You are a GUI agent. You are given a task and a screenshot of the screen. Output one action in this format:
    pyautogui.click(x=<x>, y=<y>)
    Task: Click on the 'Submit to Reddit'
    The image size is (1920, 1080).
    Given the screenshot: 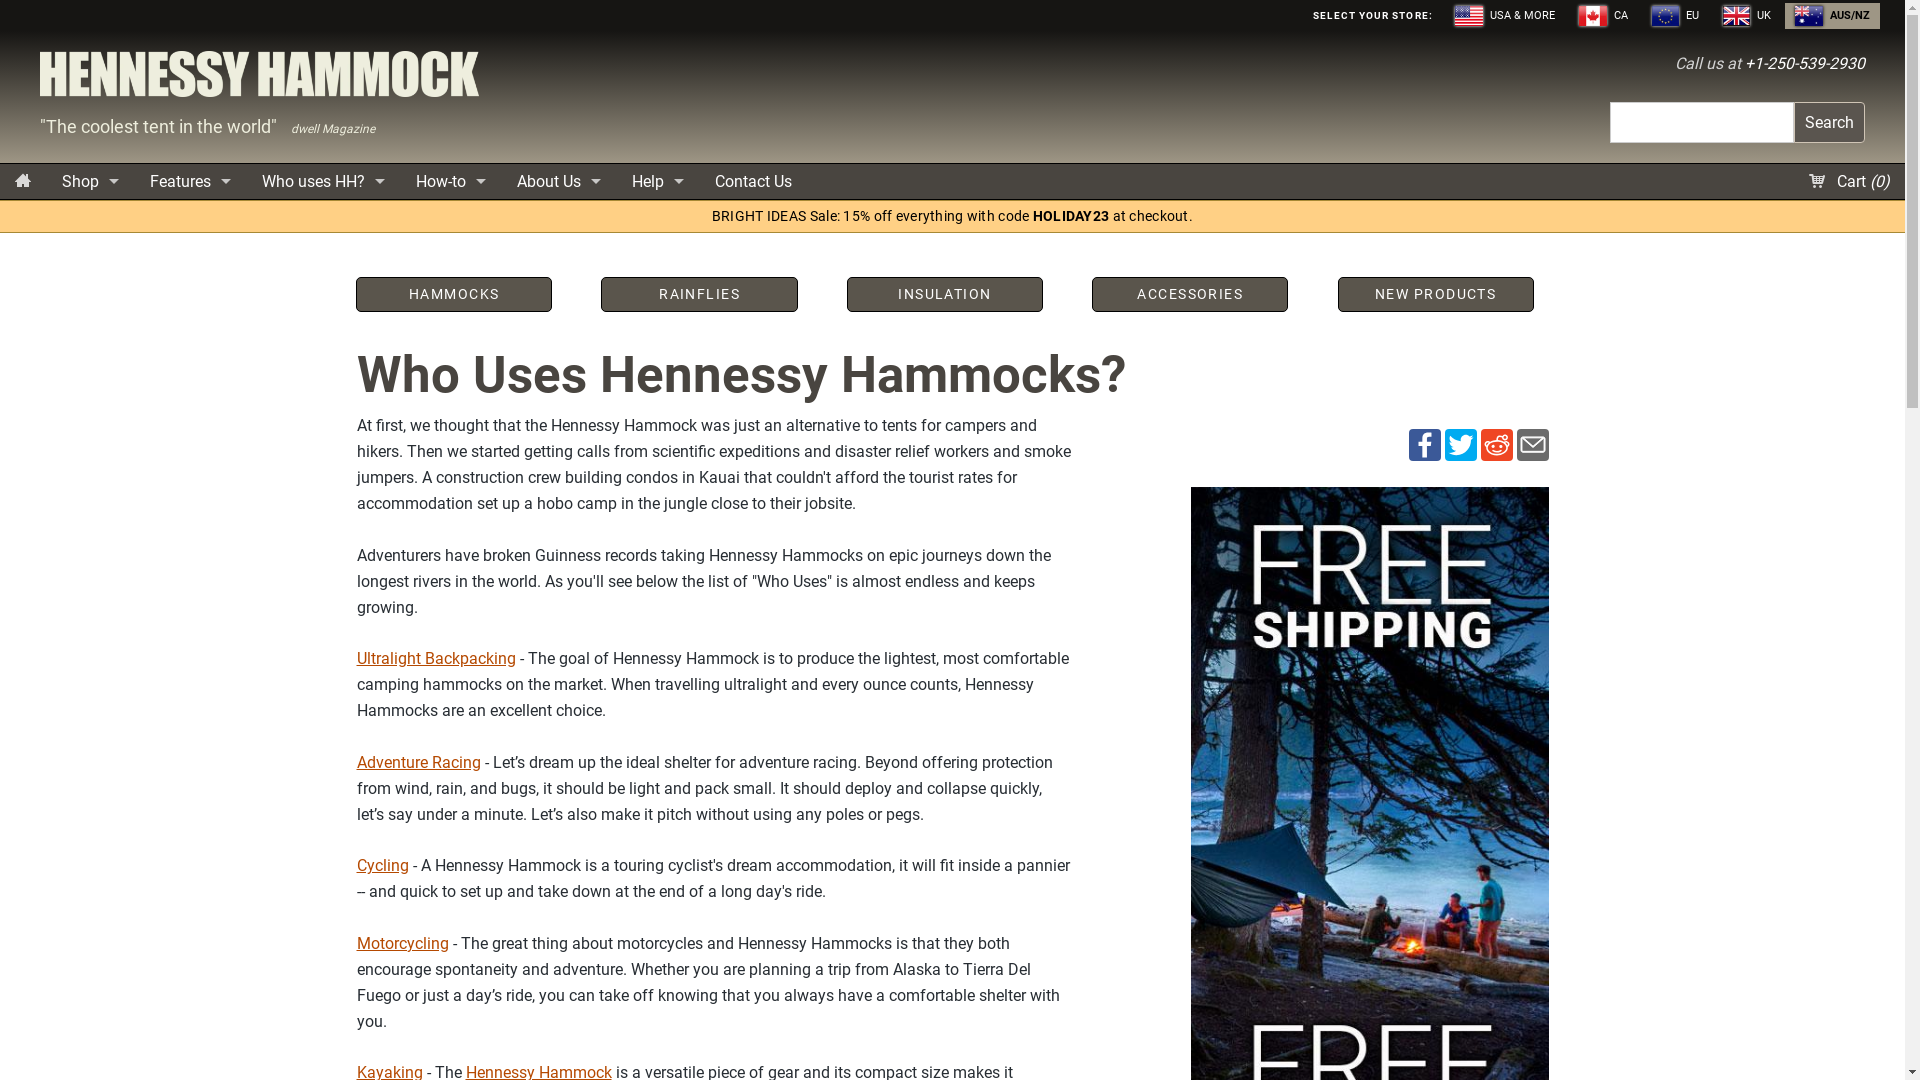 What is the action you would take?
    pyautogui.click(x=1479, y=443)
    